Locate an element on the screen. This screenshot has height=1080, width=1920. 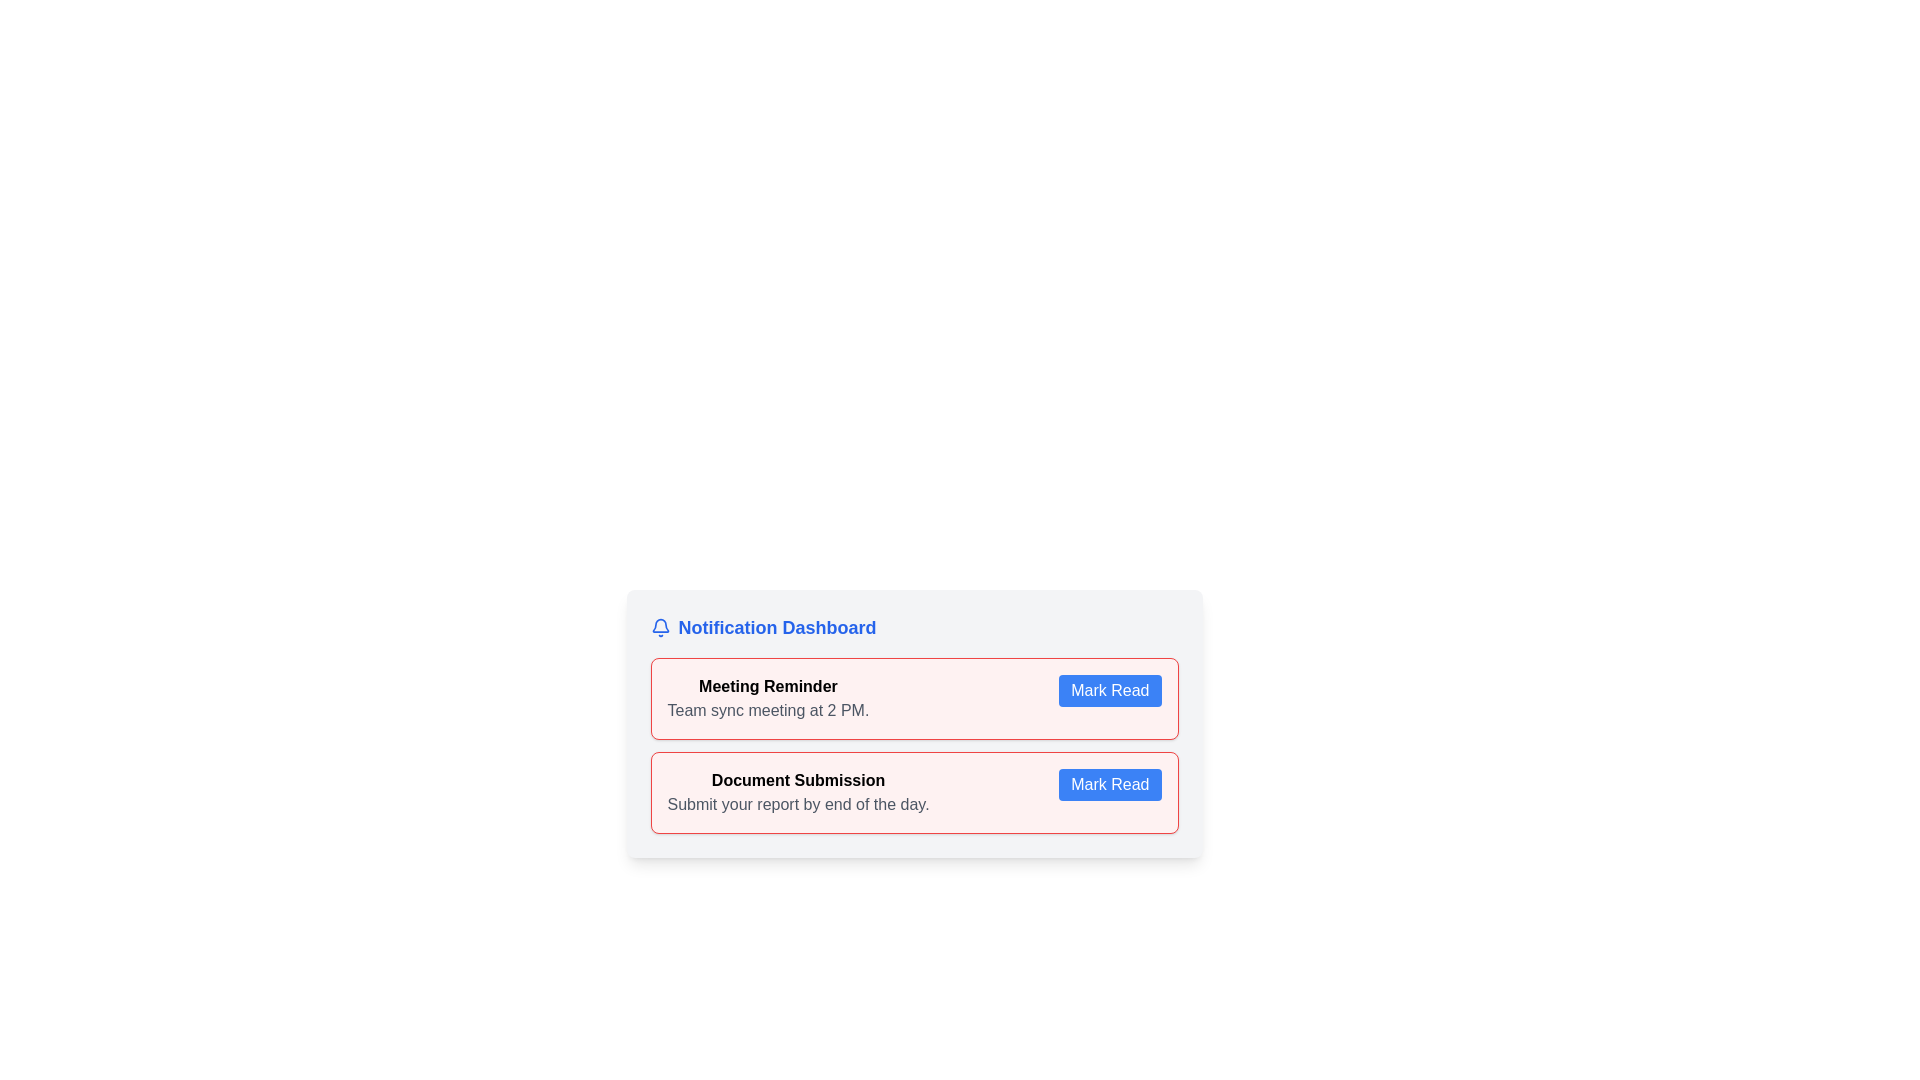
the 'Meeting Reminder' text block, which is the first notification card in the list, prominently displayed above the 'Mark Read' button is located at coordinates (767, 697).